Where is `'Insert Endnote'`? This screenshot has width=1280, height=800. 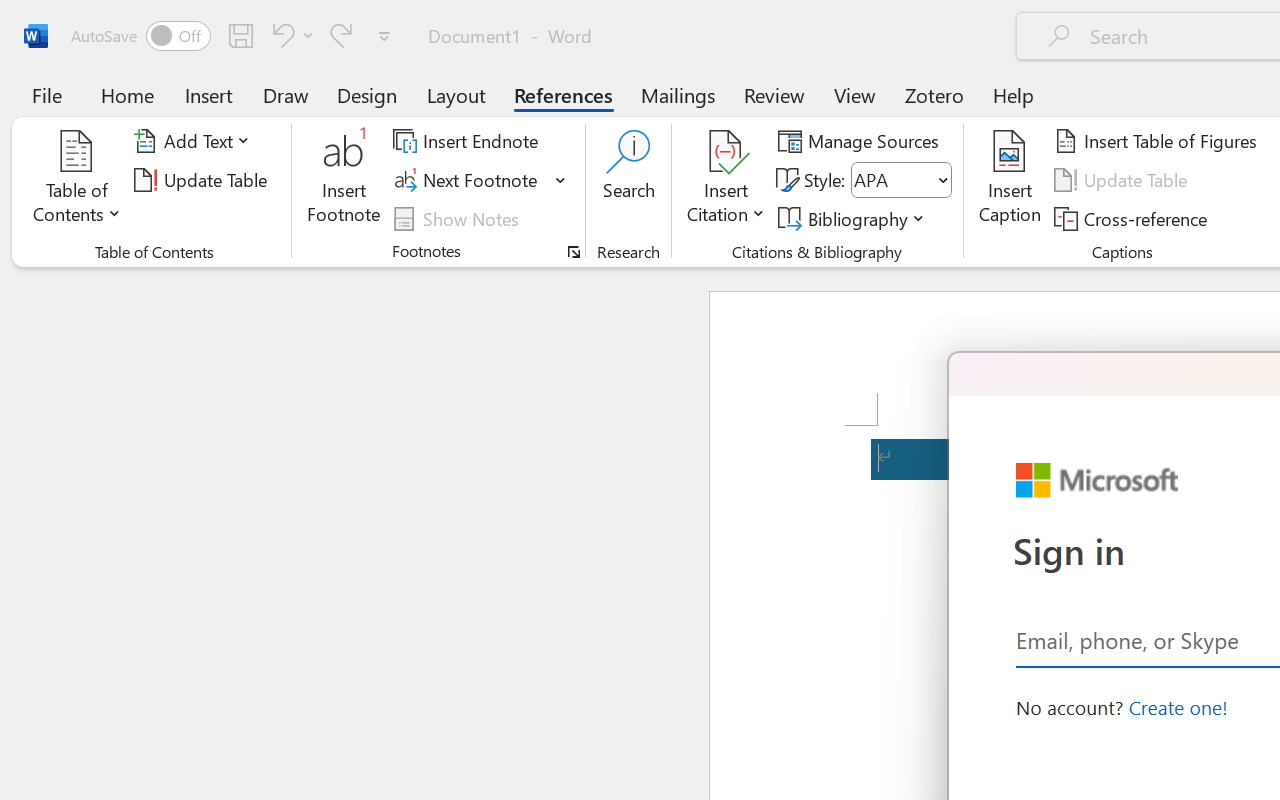
'Insert Endnote' is located at coordinates (467, 141).